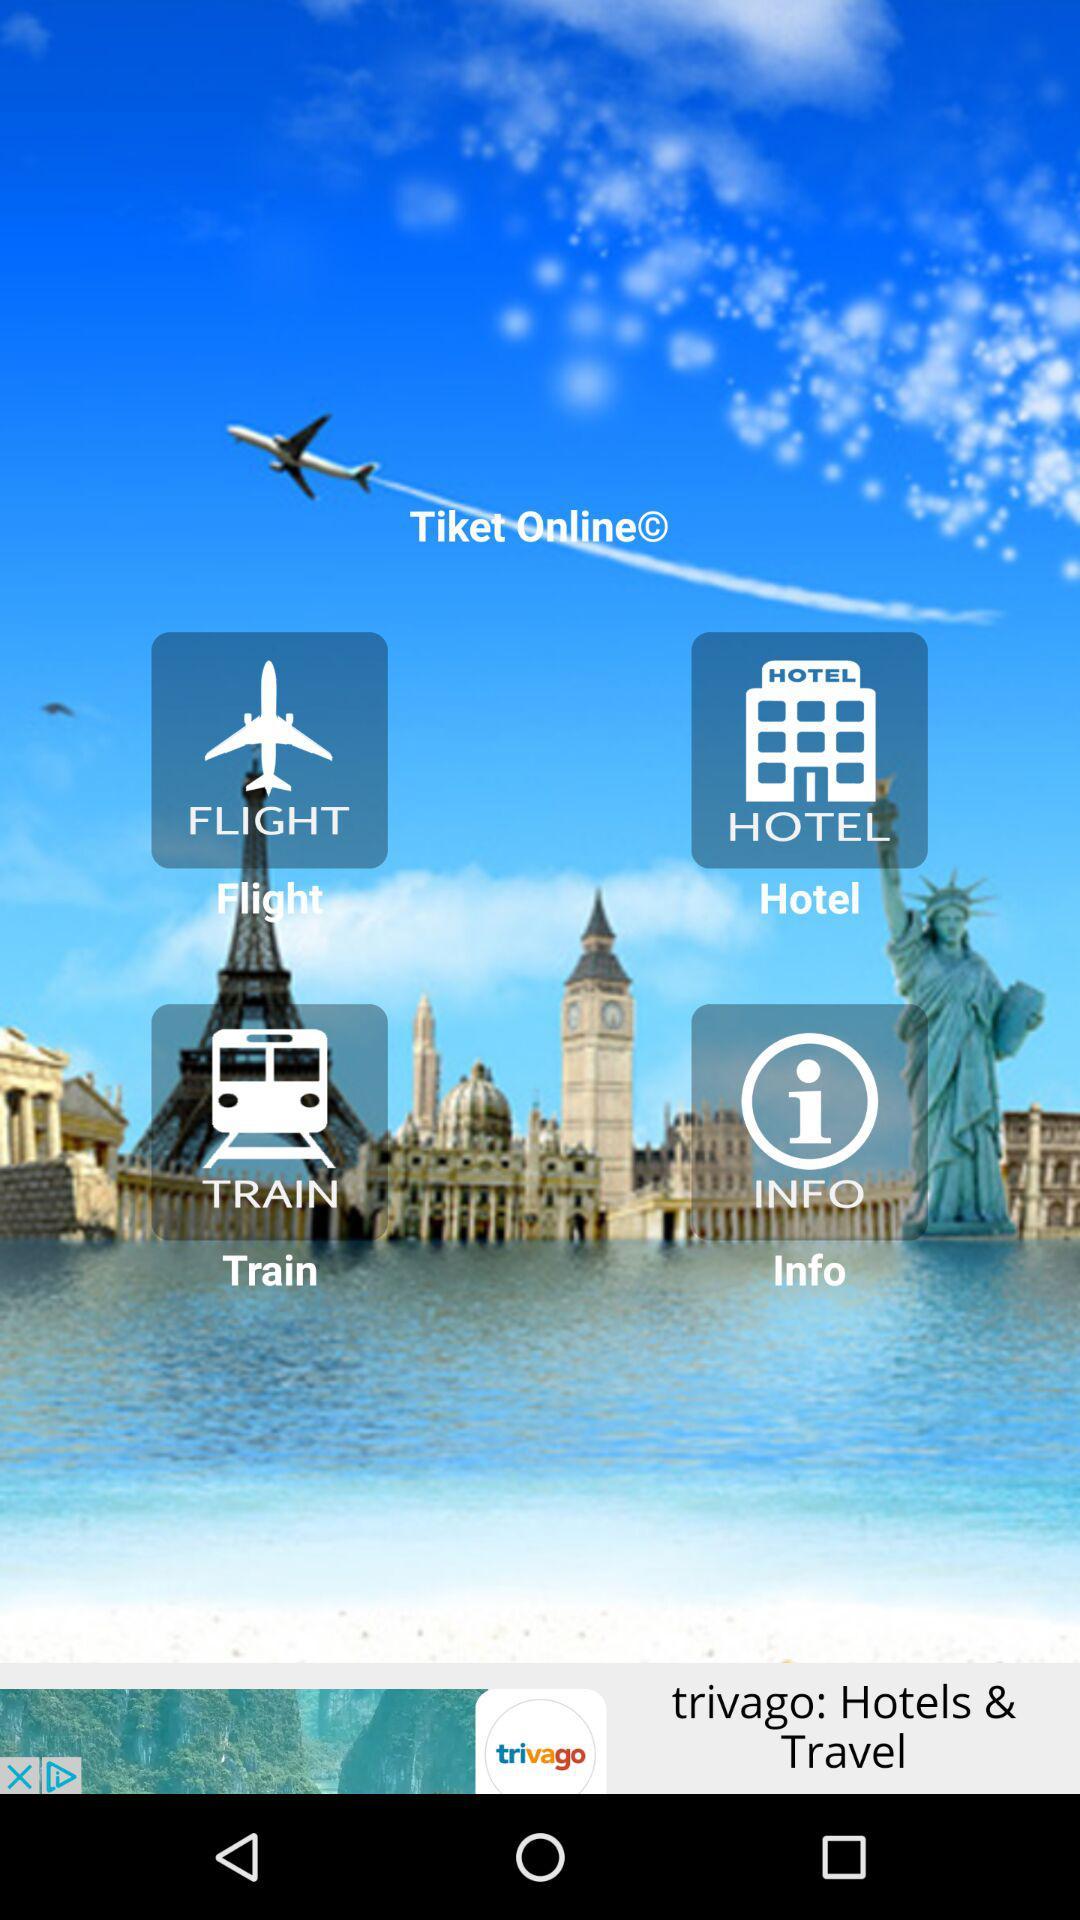 This screenshot has width=1080, height=1920. Describe the element at coordinates (808, 1122) in the screenshot. I see `customize` at that location.